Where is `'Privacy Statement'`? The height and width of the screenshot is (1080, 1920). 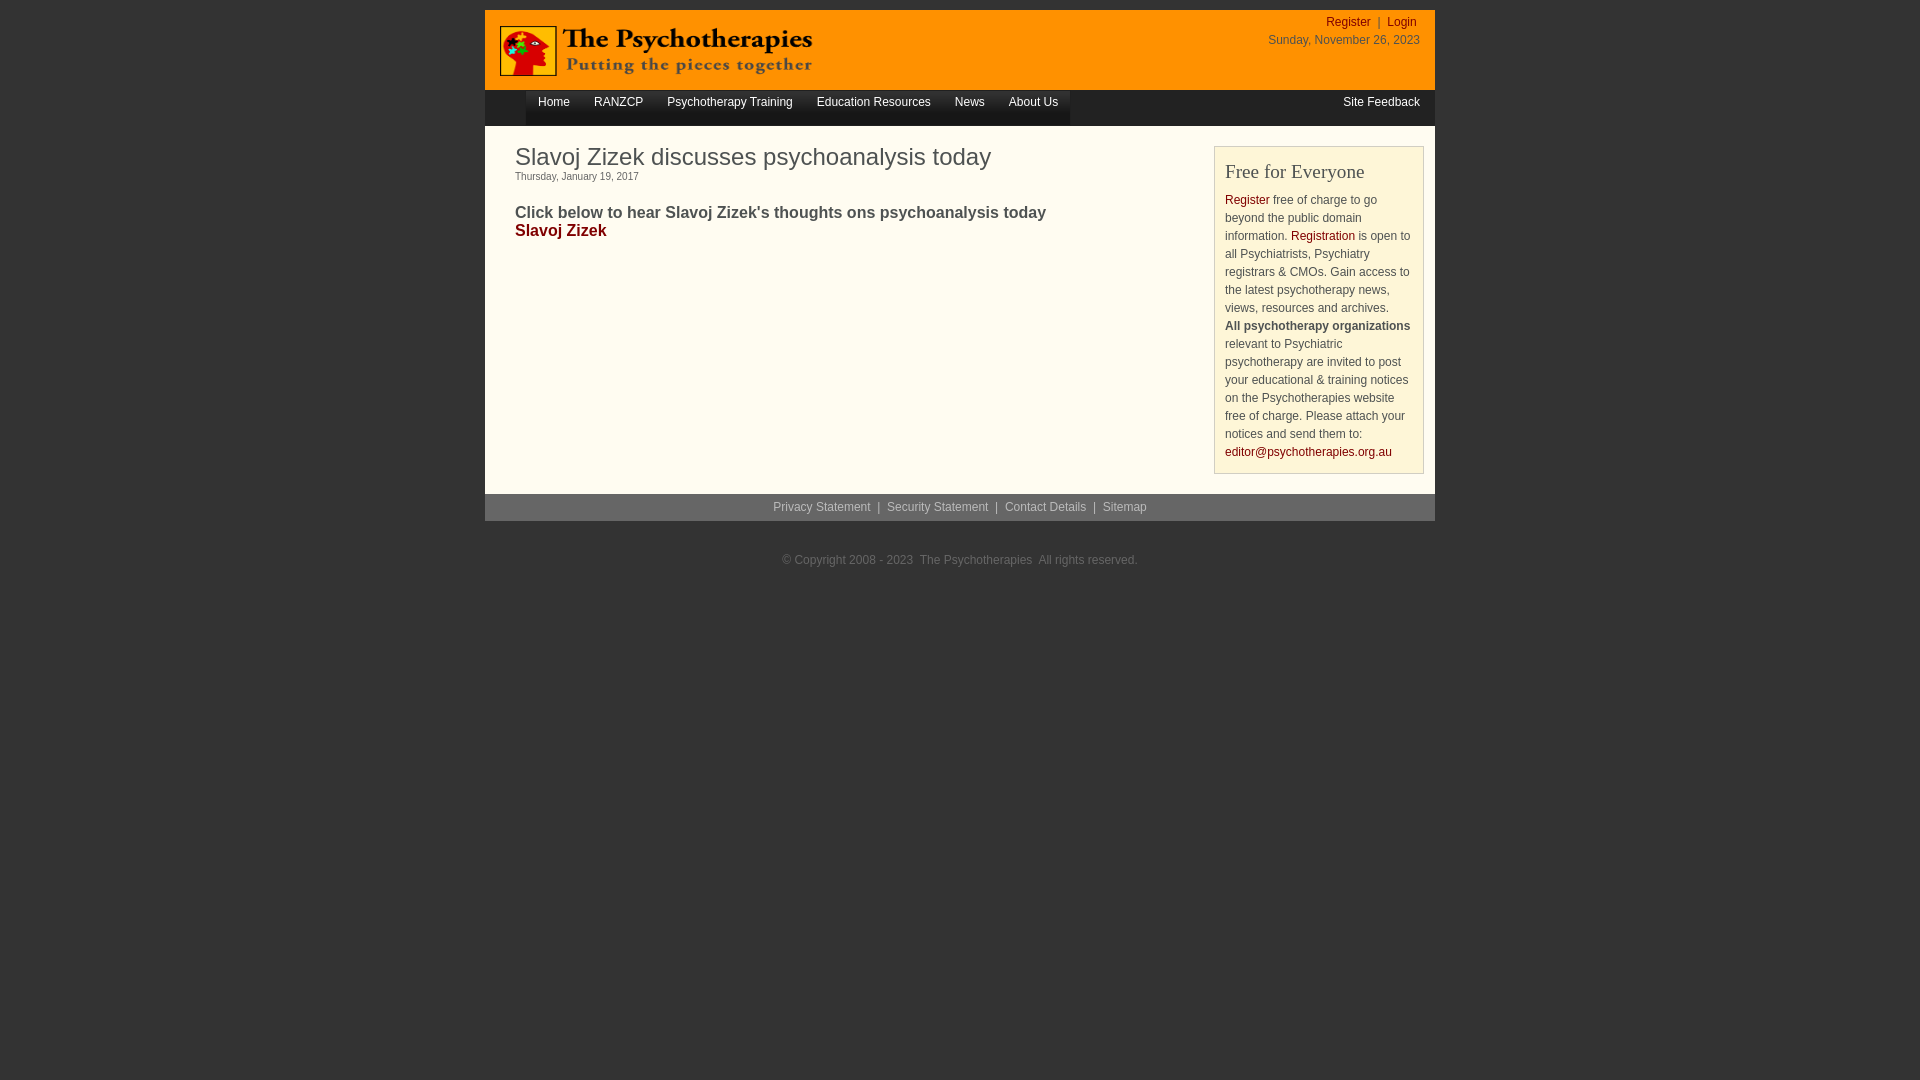 'Privacy Statement' is located at coordinates (821, 505).